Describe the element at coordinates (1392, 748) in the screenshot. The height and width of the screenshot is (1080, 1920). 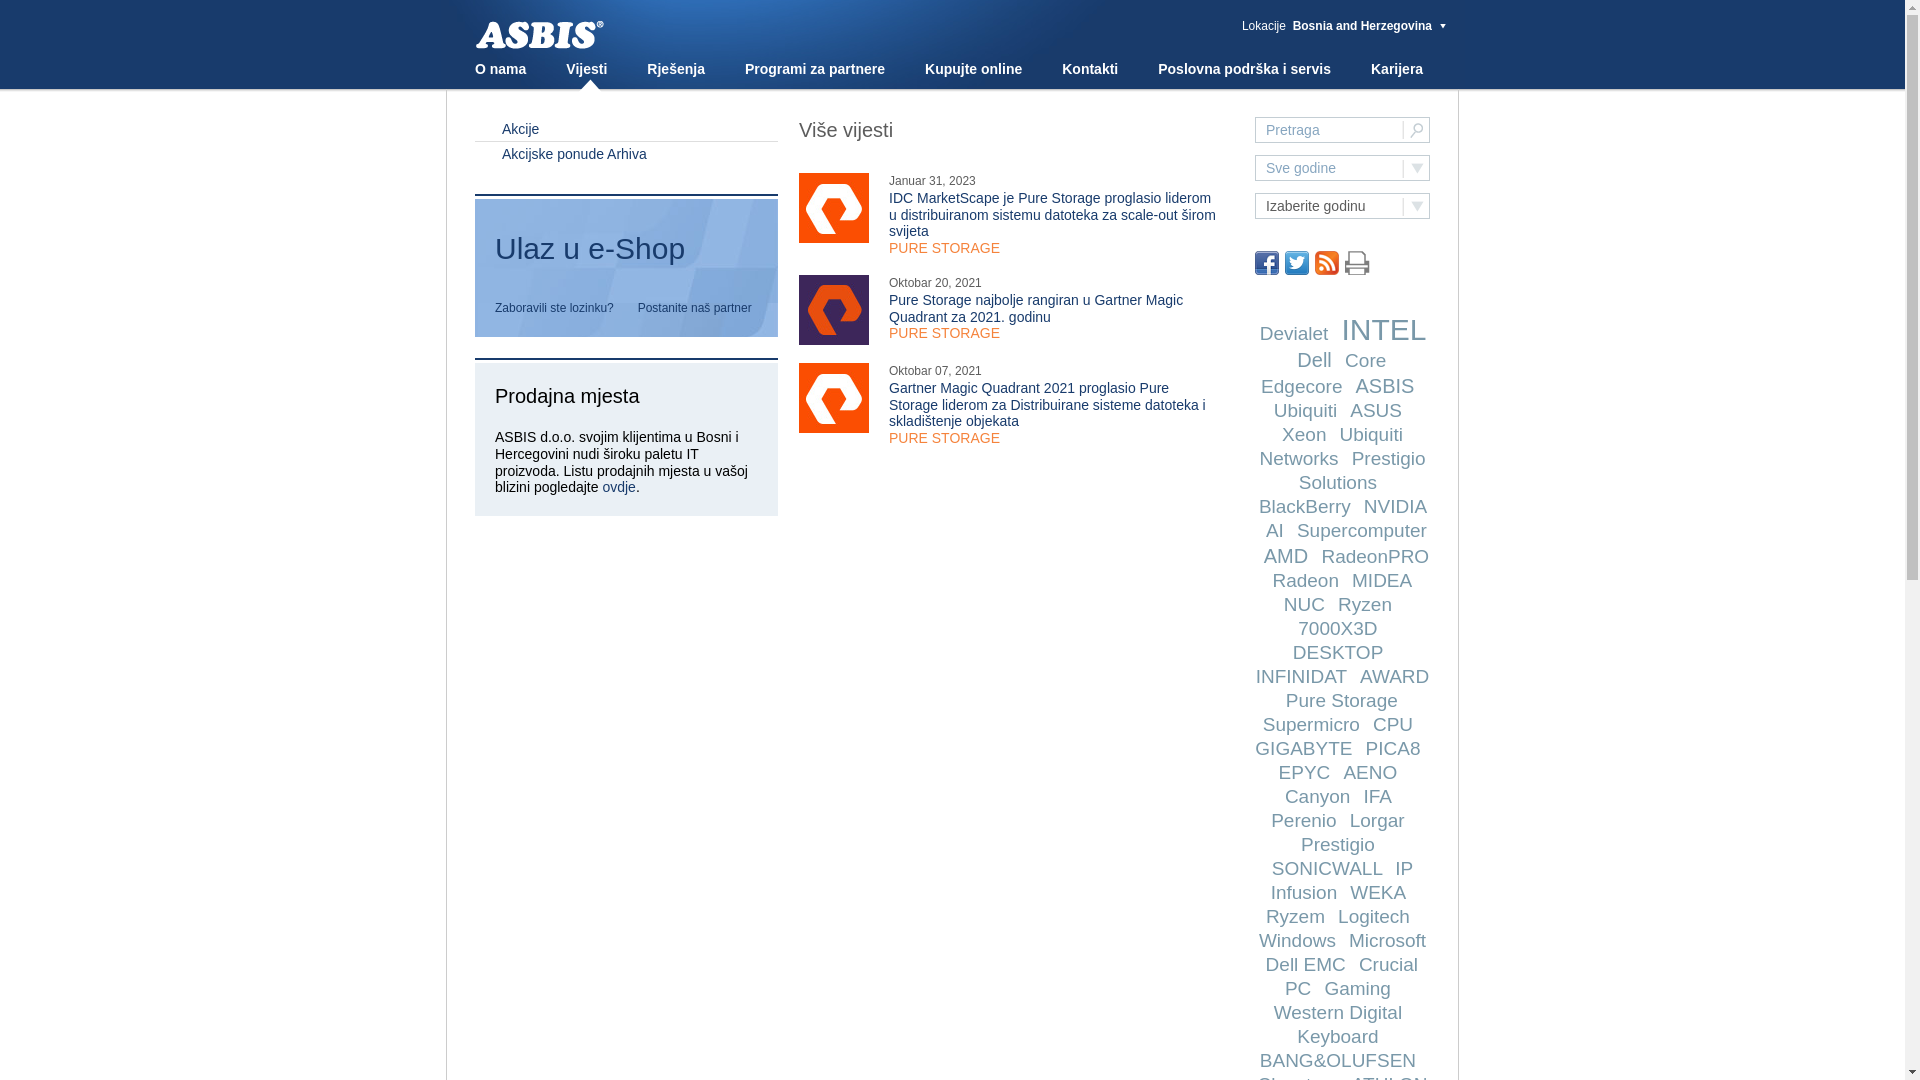
I see `'PICA8'` at that location.